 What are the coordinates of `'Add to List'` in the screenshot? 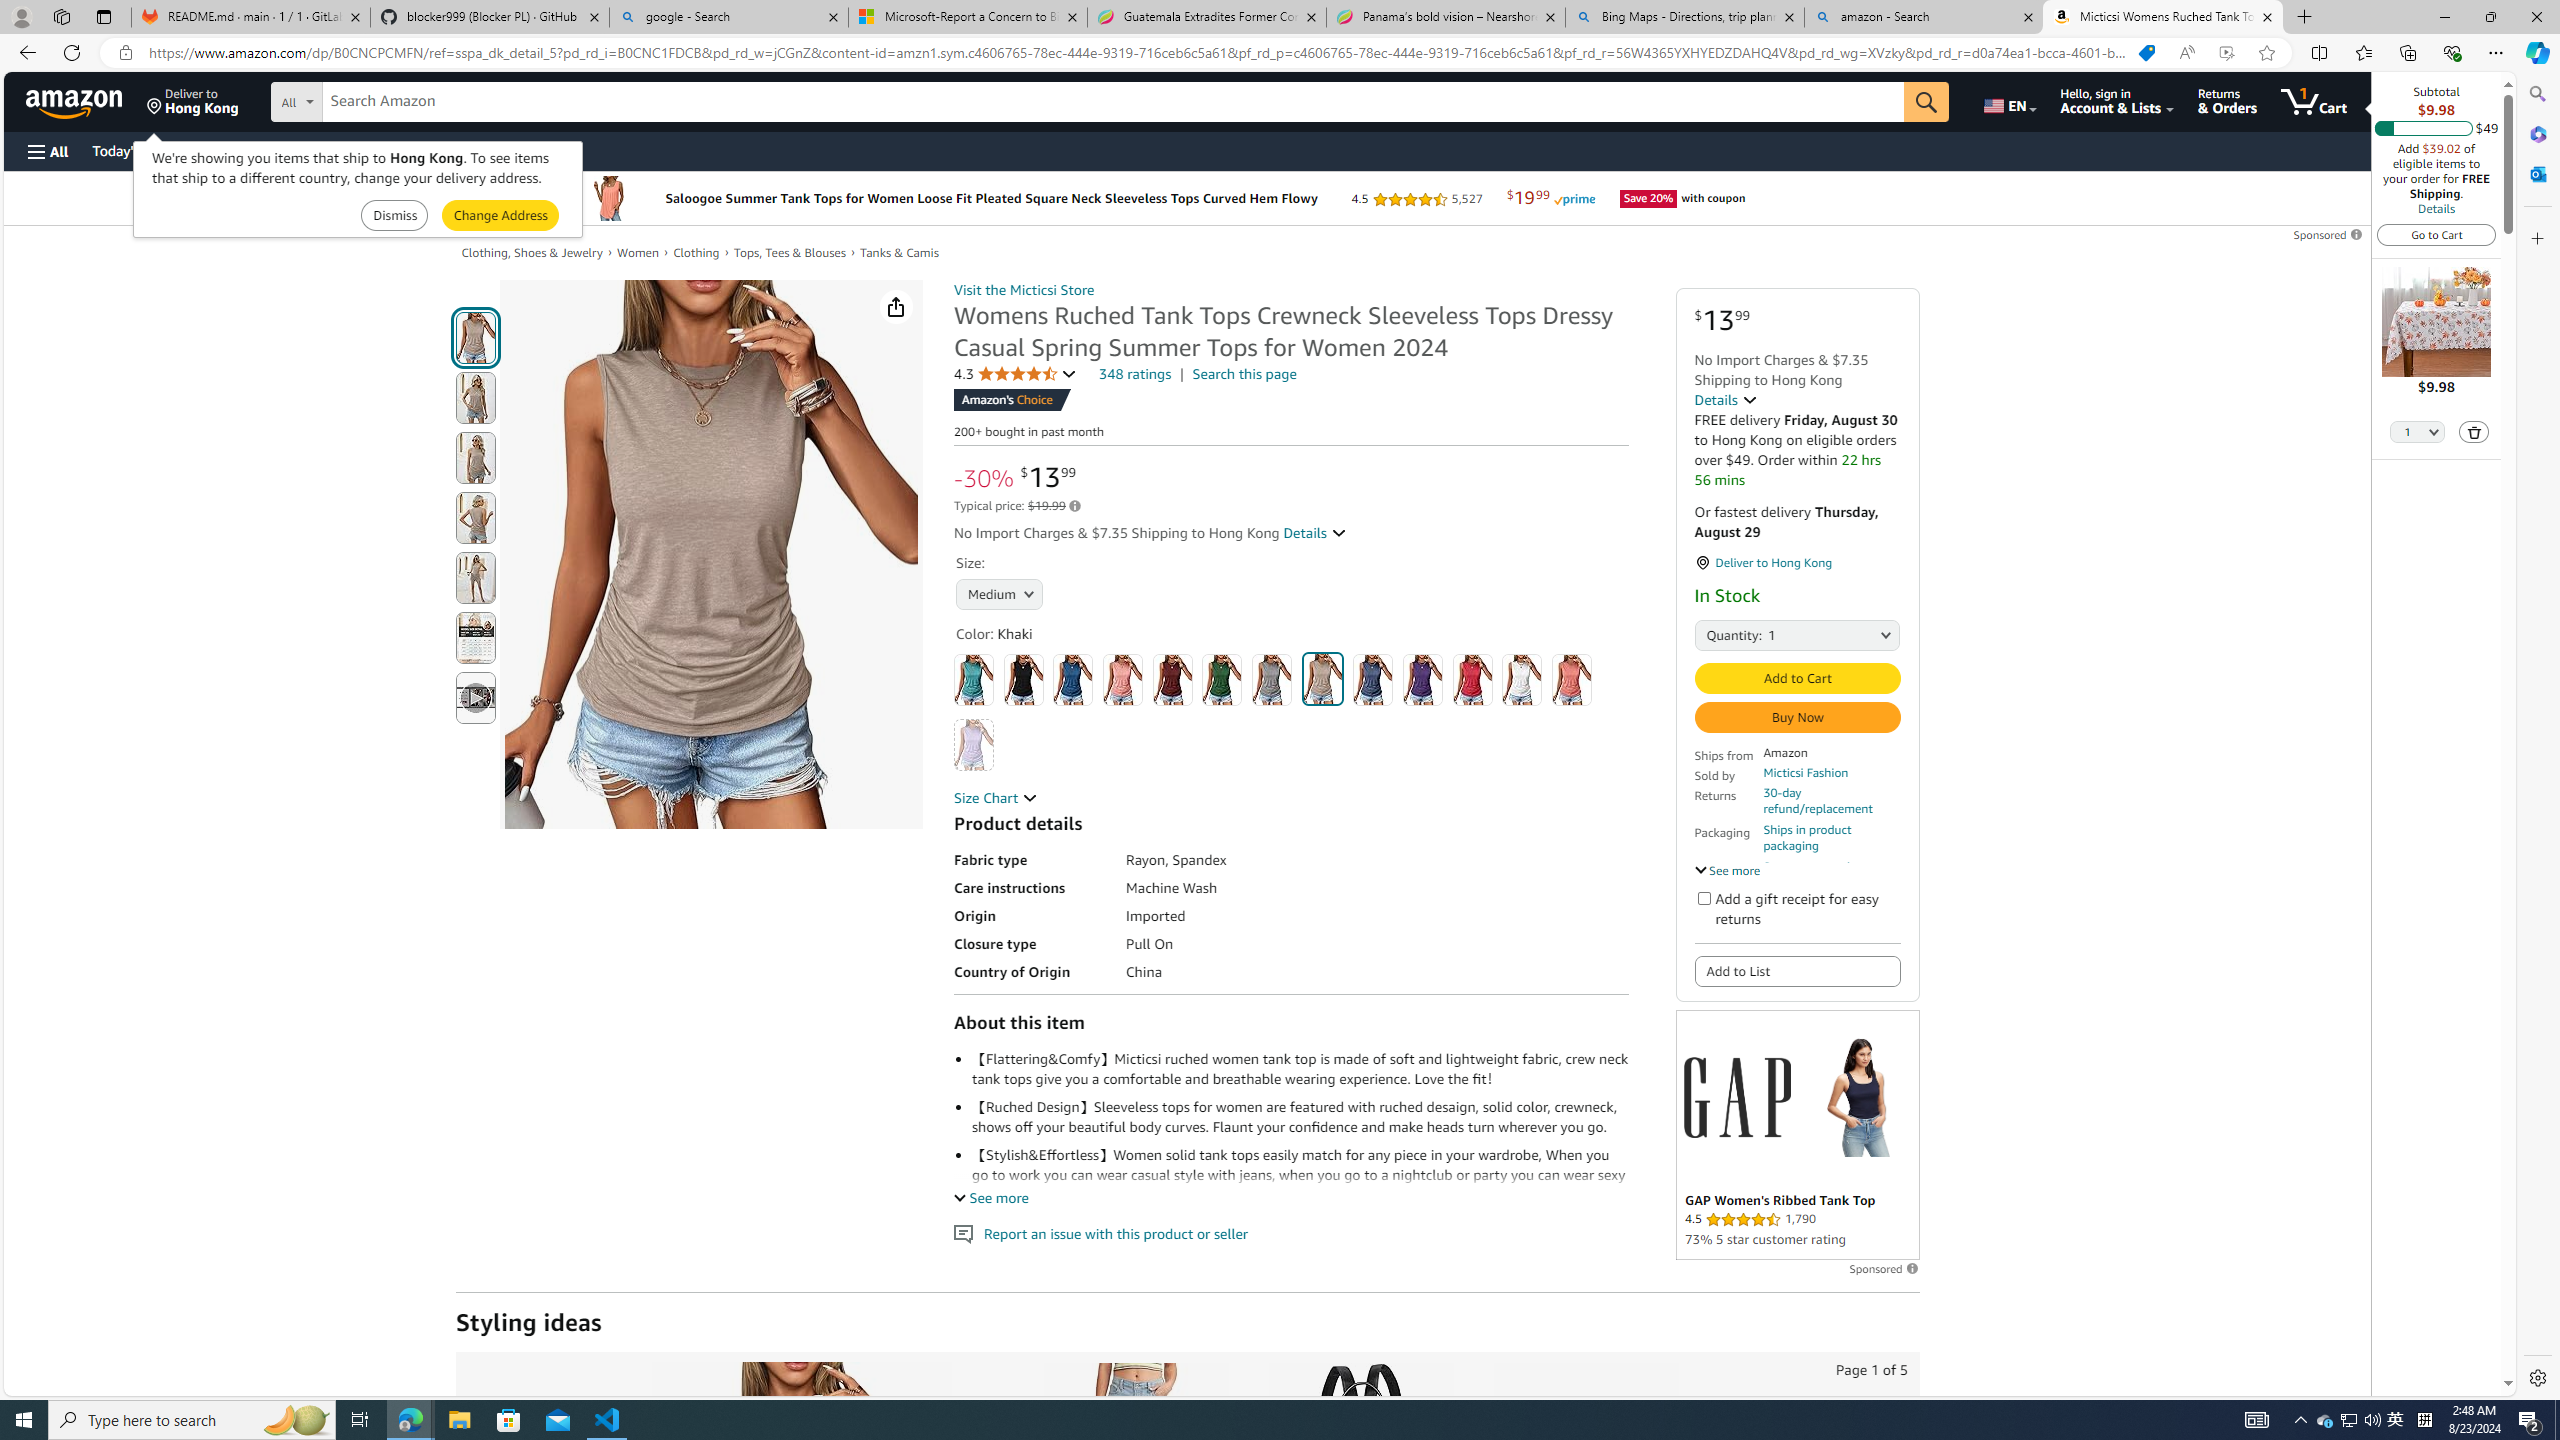 It's located at (1797, 972).